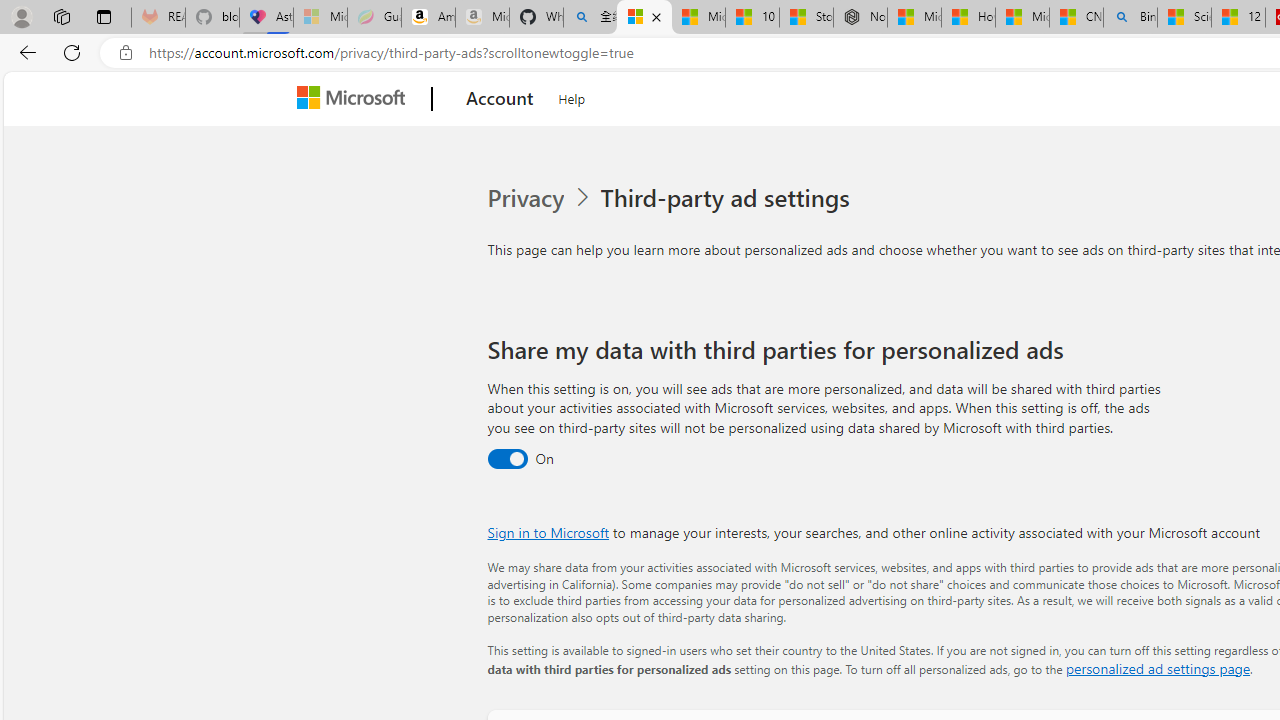 This screenshot has height=720, width=1280. I want to click on 'Stocks - MSN', so click(806, 17).